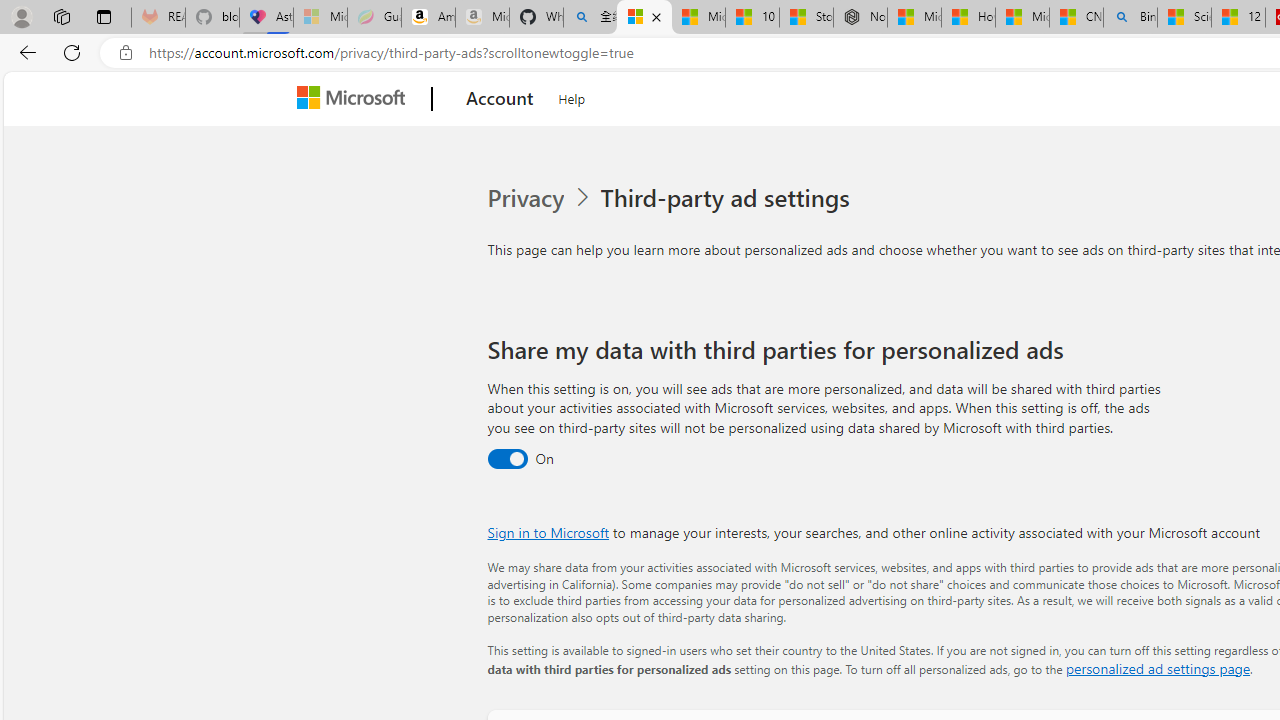 This screenshot has height=720, width=1280. I want to click on 'Stocks - MSN', so click(806, 17).